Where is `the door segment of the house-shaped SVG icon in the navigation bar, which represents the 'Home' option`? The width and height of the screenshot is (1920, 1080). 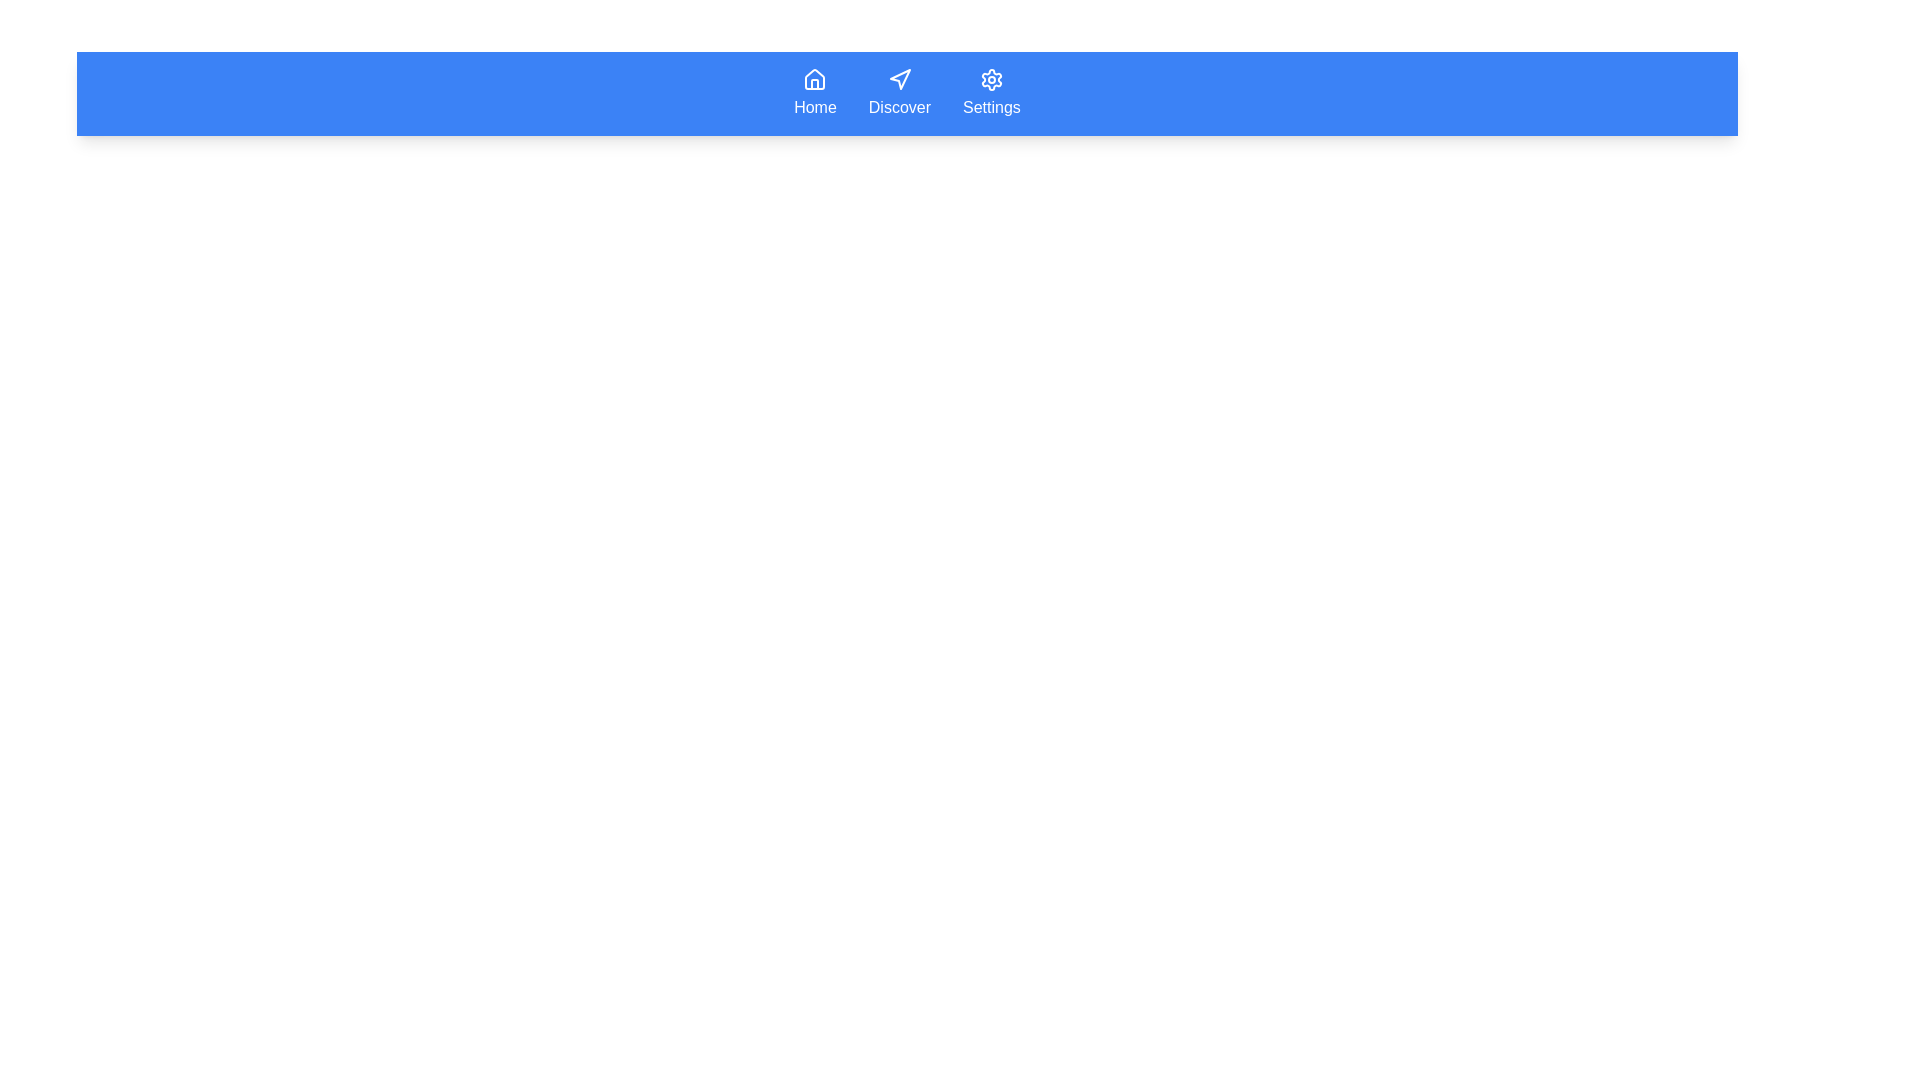
the door segment of the house-shaped SVG icon in the navigation bar, which represents the 'Home' option is located at coordinates (815, 83).